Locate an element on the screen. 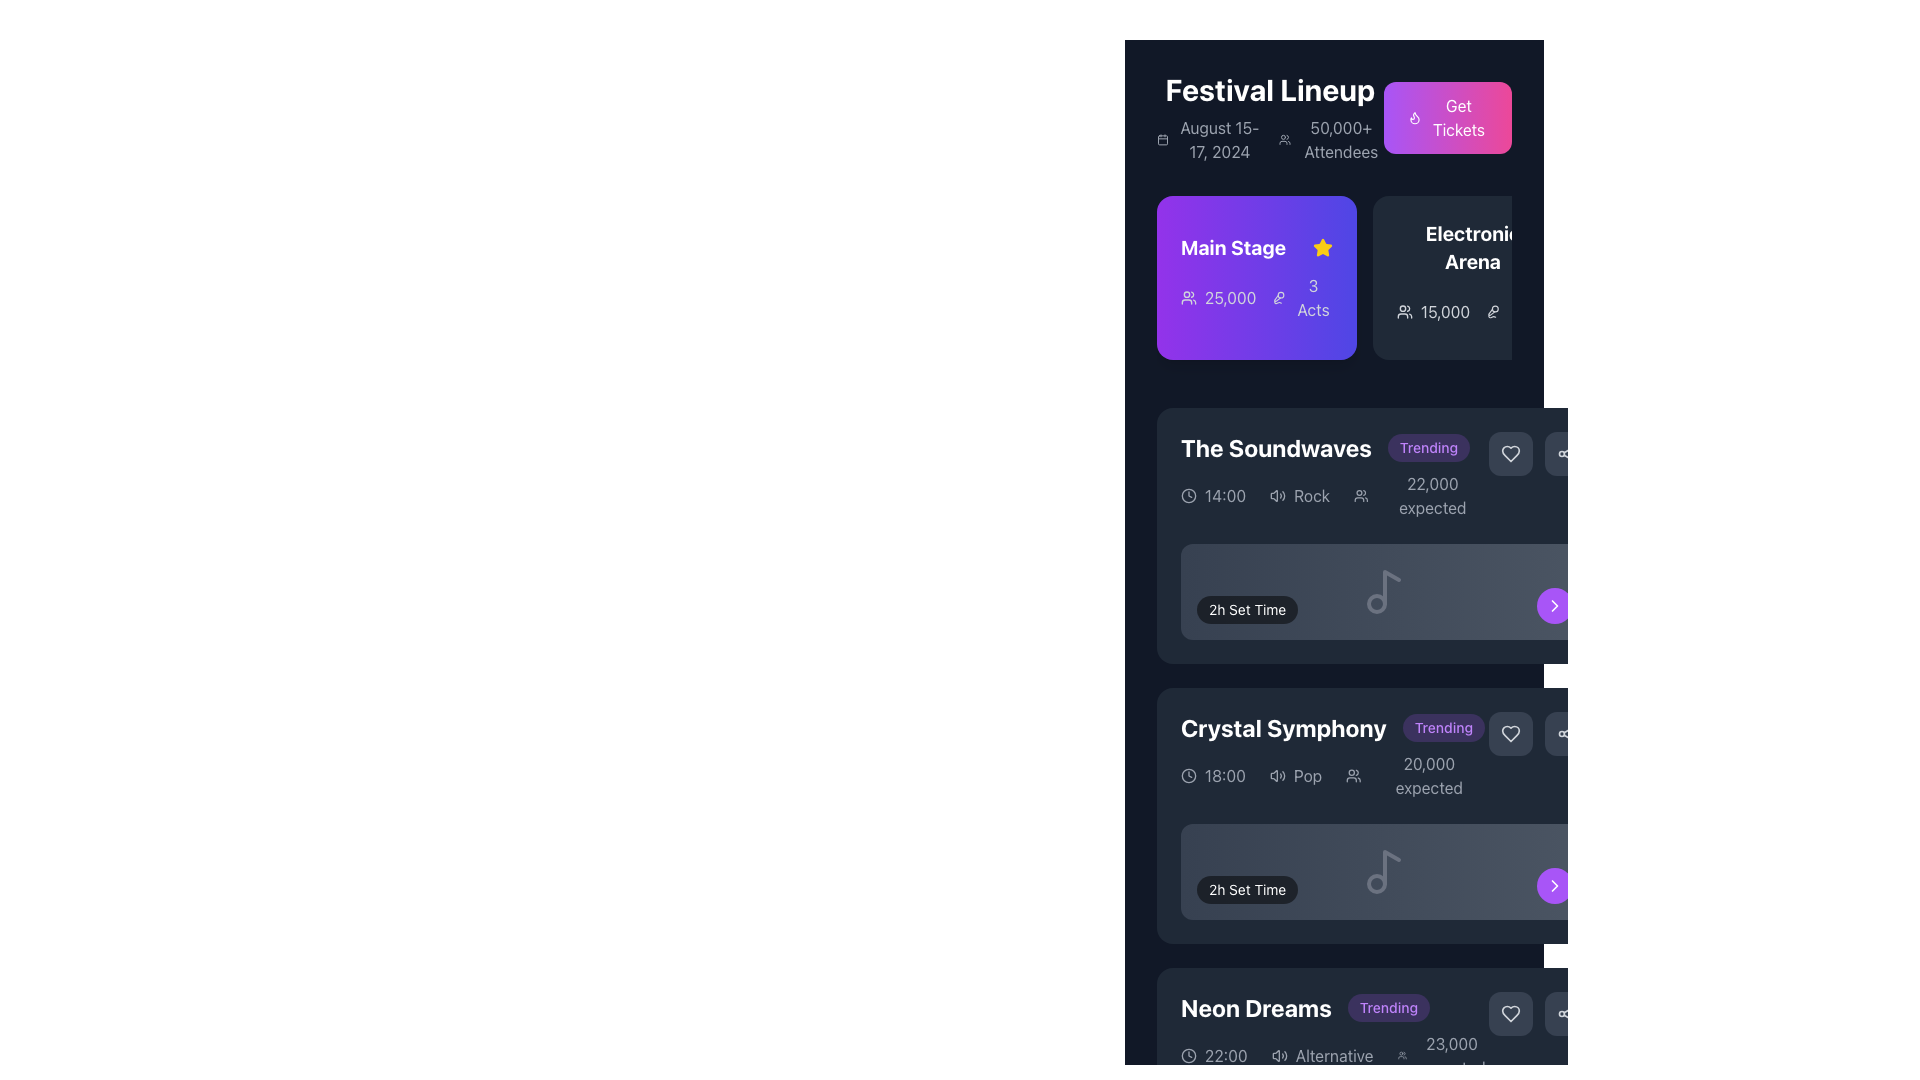 The image size is (1920, 1080). text label 'Main Stage' which identifies the primary performance area on the purple gradient card in the 'Festival Lineup' section is located at coordinates (1256, 246).